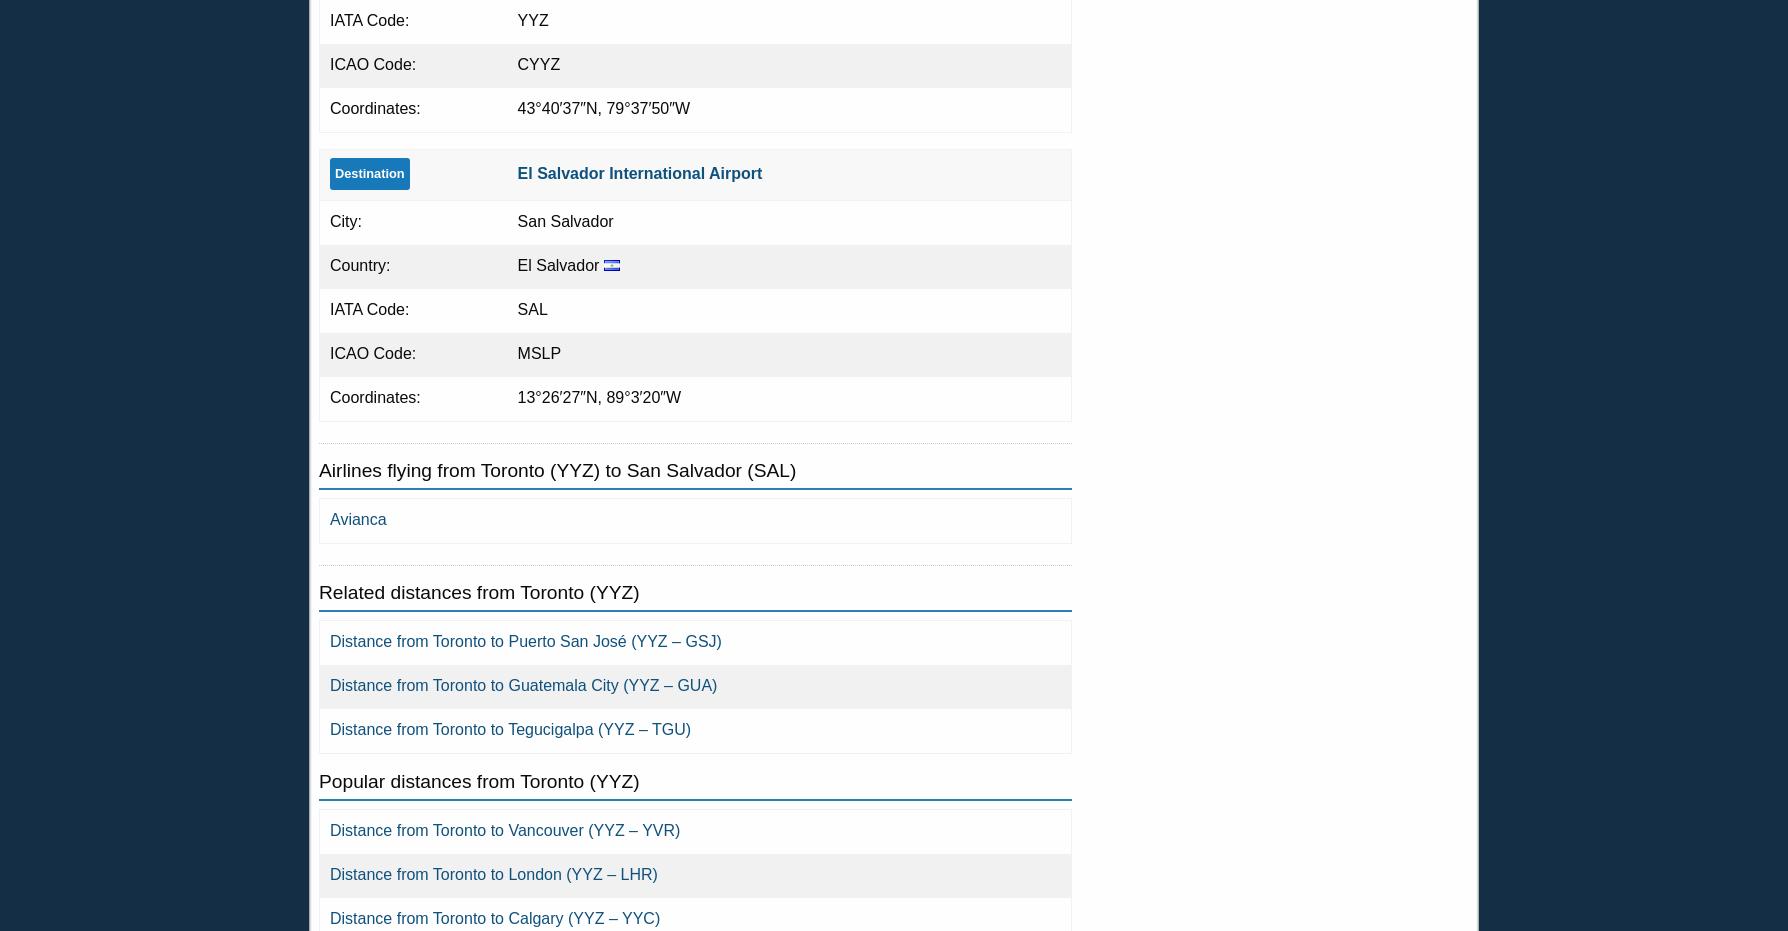 The height and width of the screenshot is (931, 1788). What do you see at coordinates (368, 171) in the screenshot?
I see `'Destination'` at bounding box center [368, 171].